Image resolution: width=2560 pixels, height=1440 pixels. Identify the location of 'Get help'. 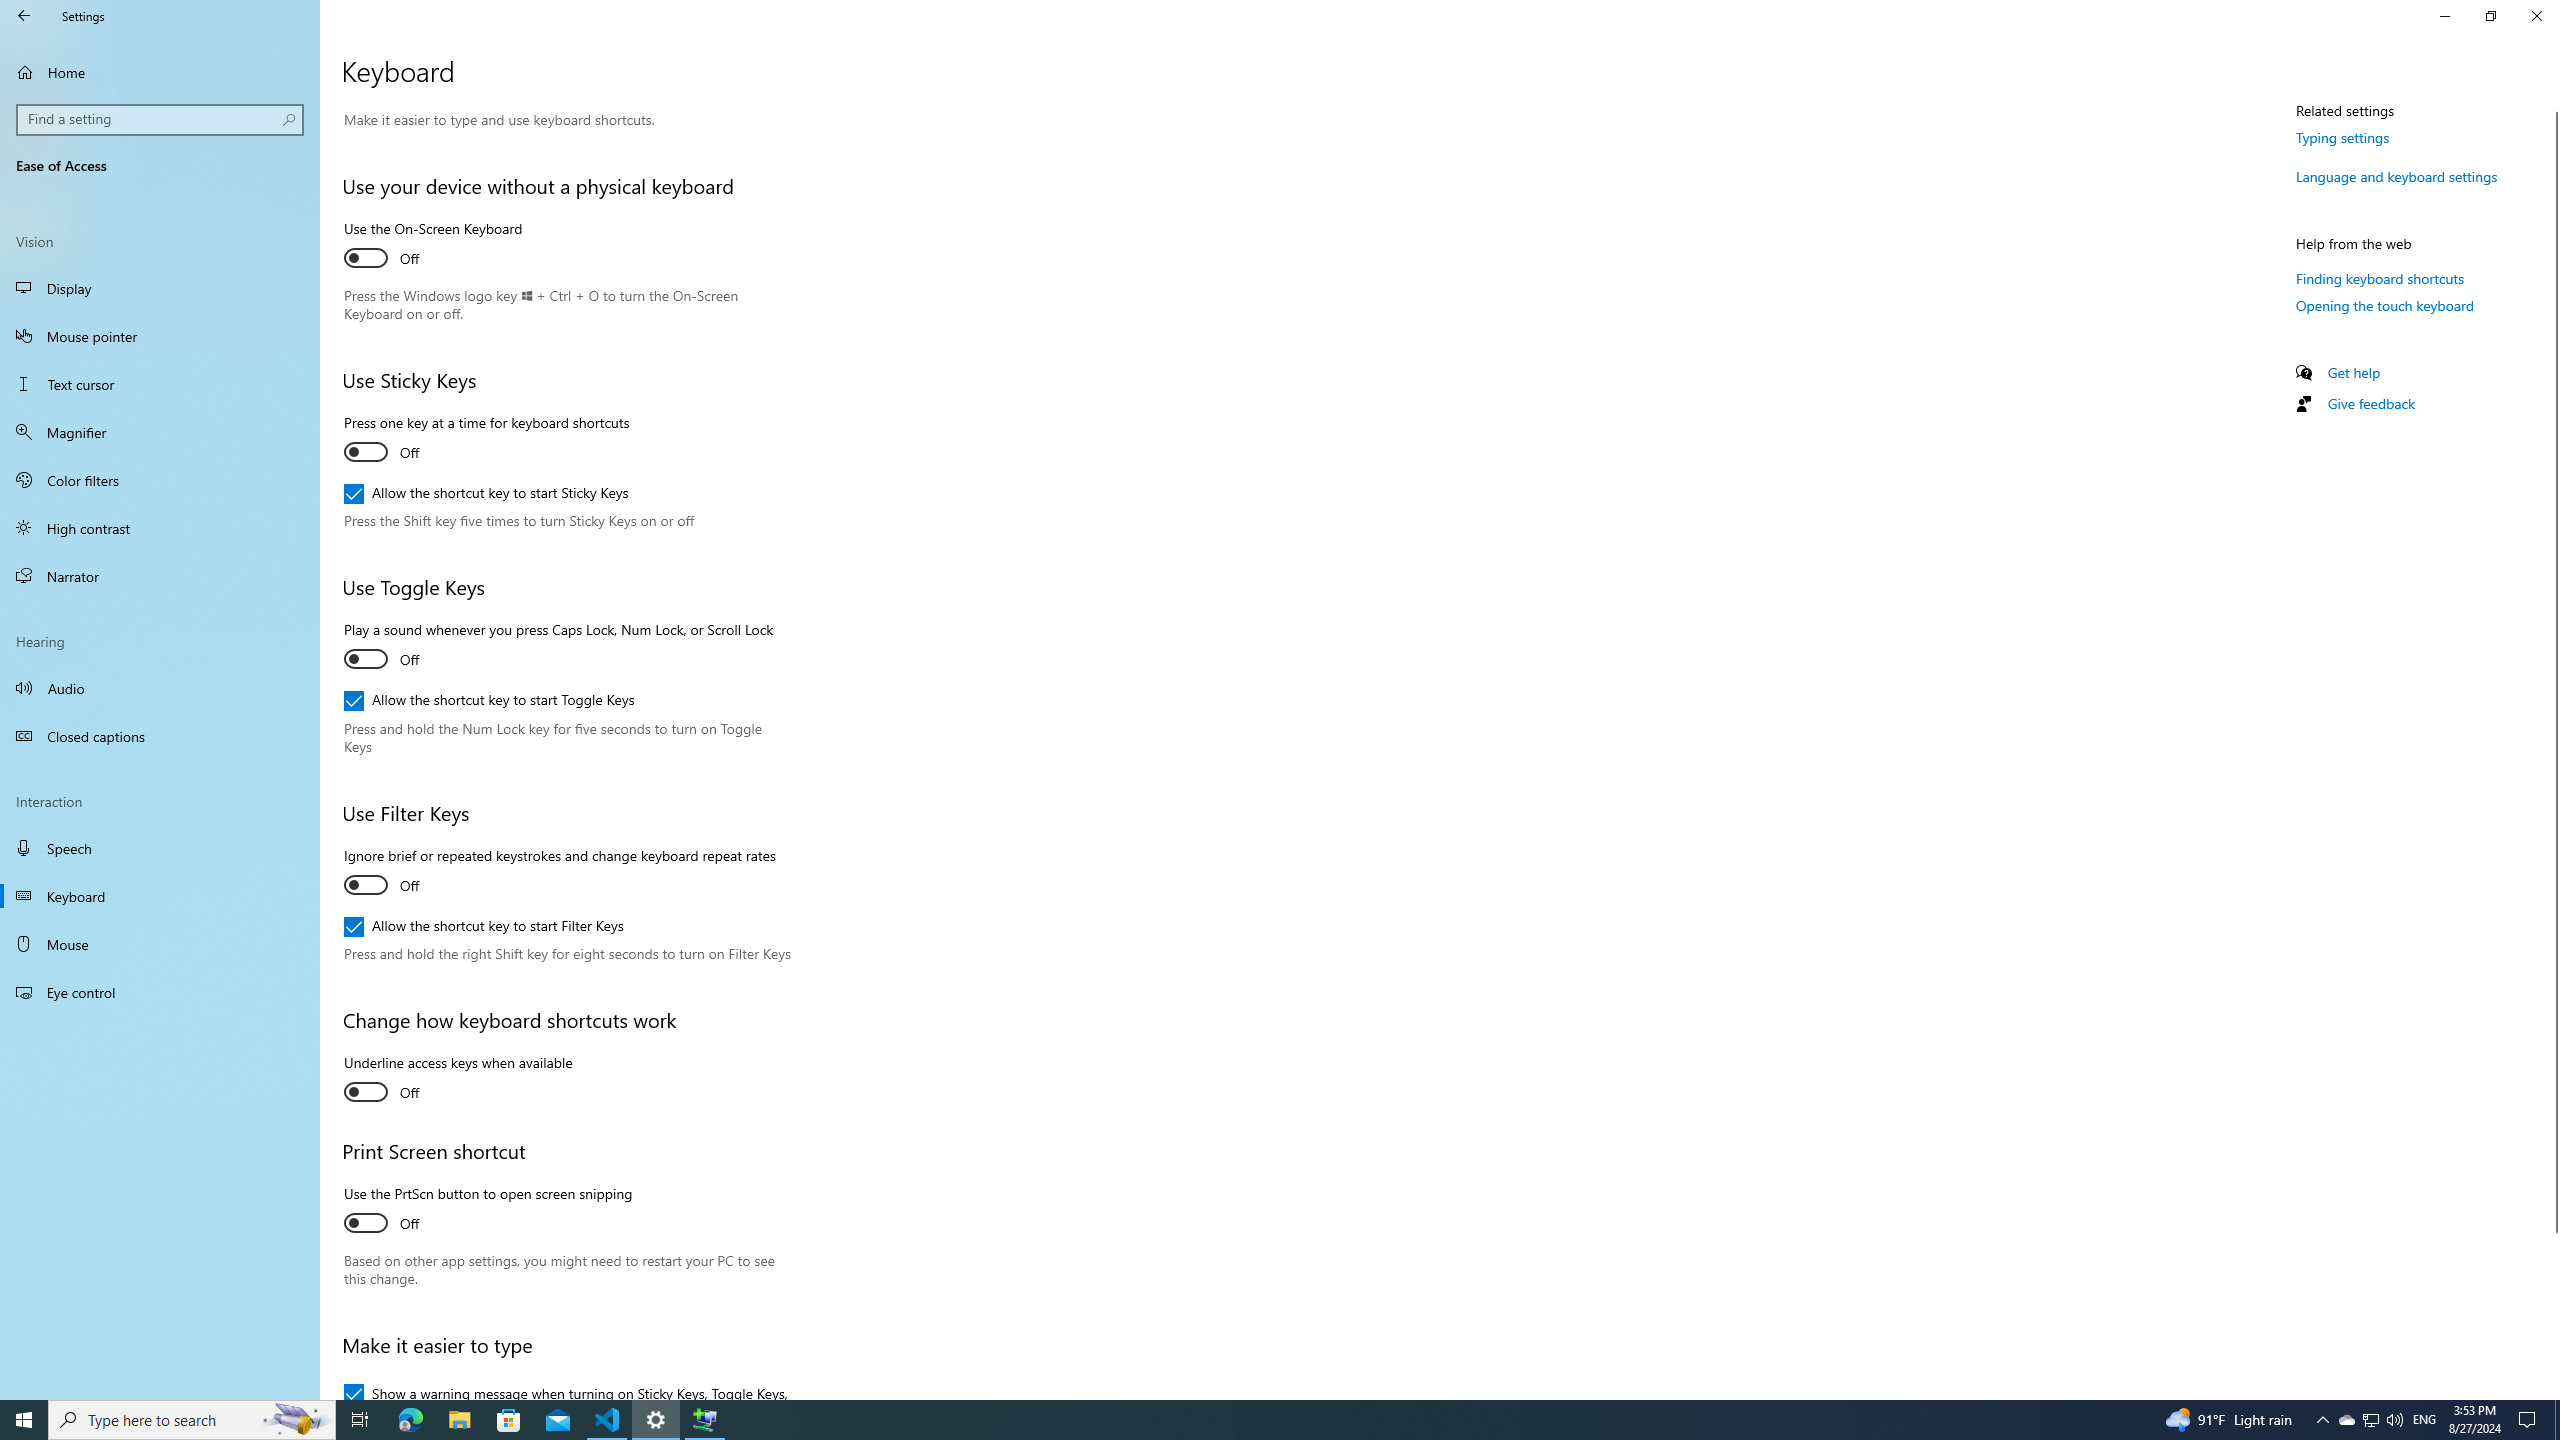
(2352, 371).